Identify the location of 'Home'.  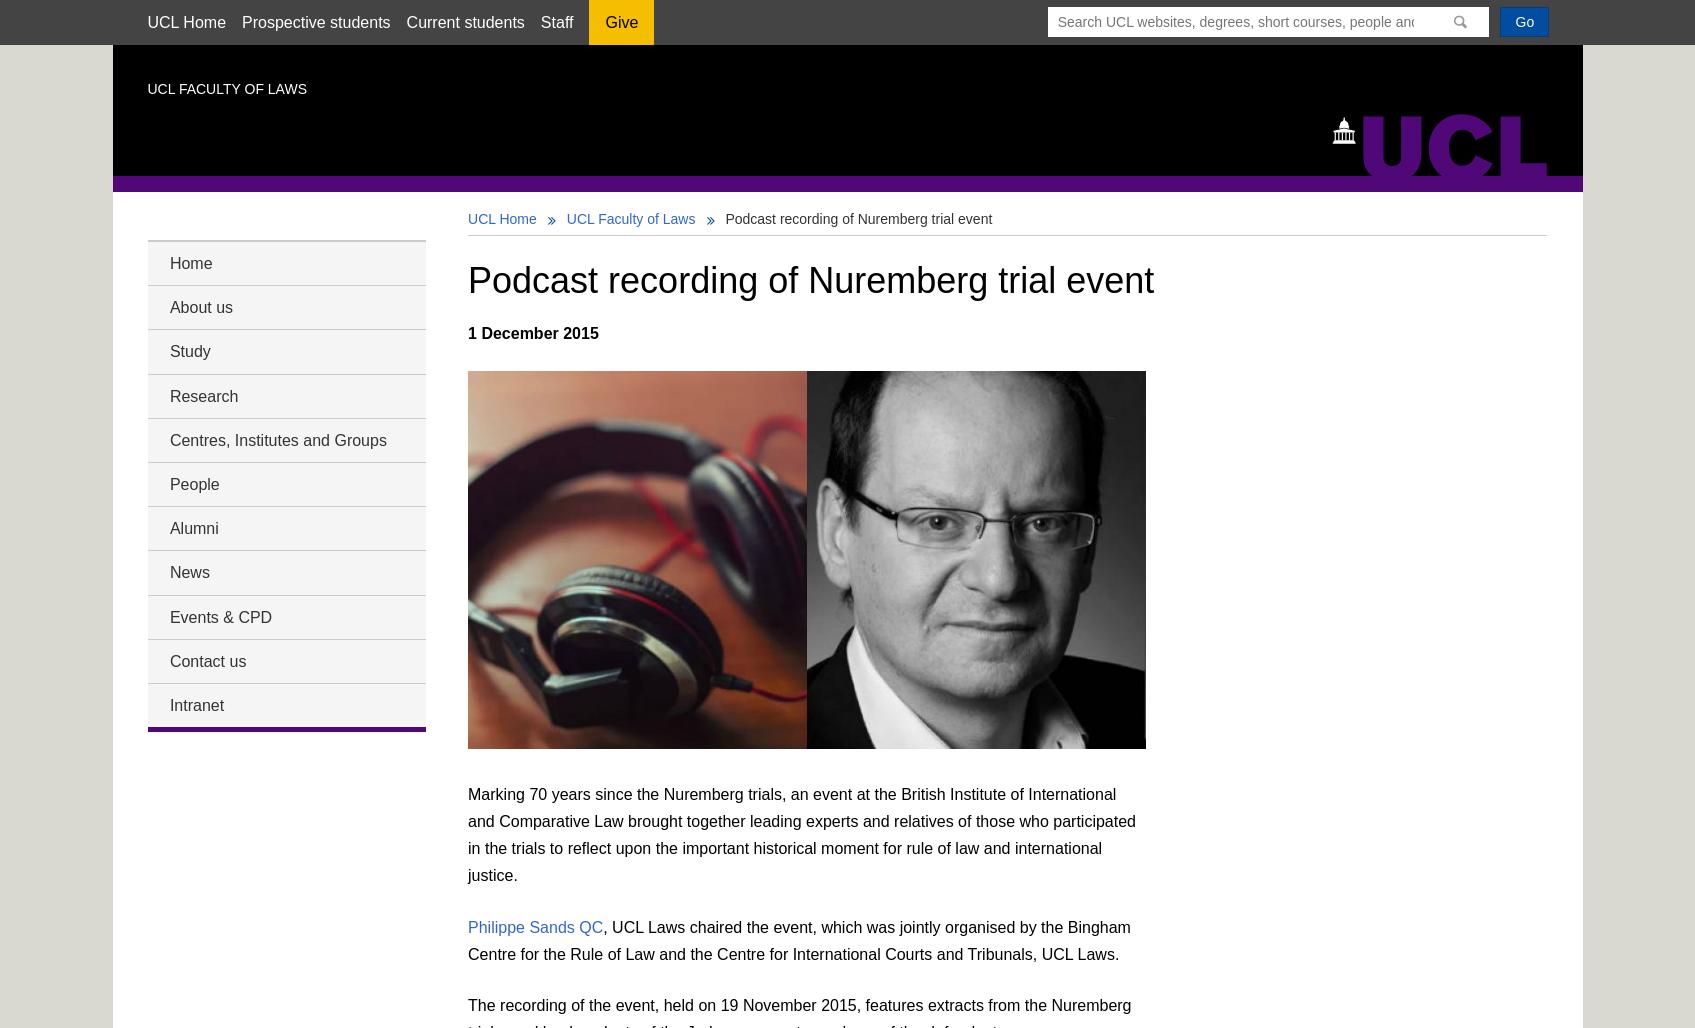
(190, 263).